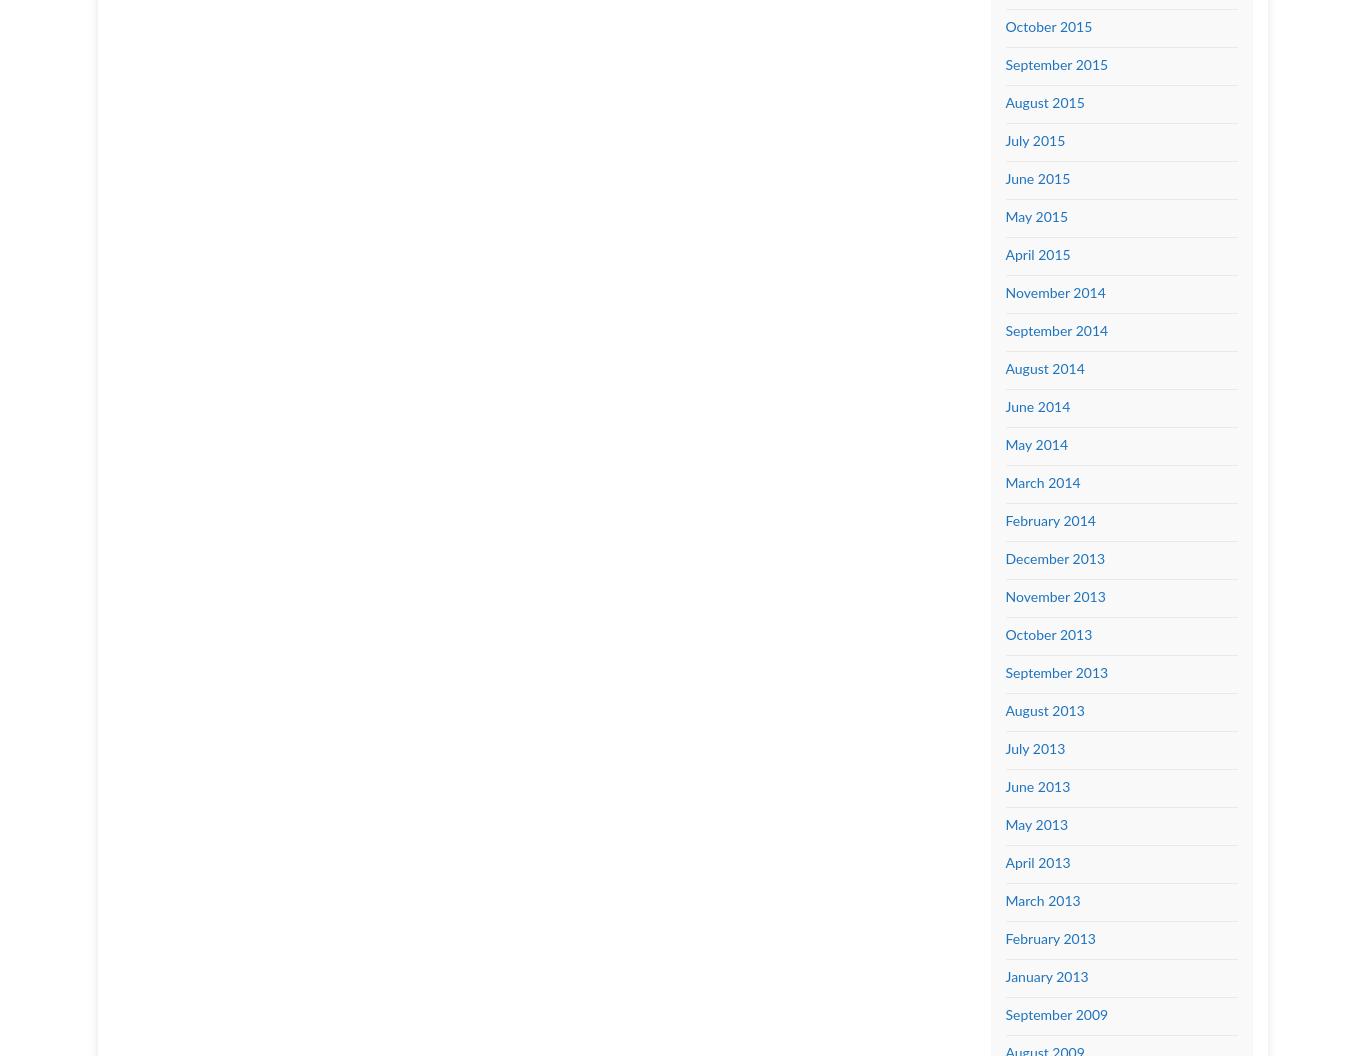 This screenshot has height=1056, width=1366. What do you see at coordinates (1004, 672) in the screenshot?
I see `'September 2013'` at bounding box center [1004, 672].